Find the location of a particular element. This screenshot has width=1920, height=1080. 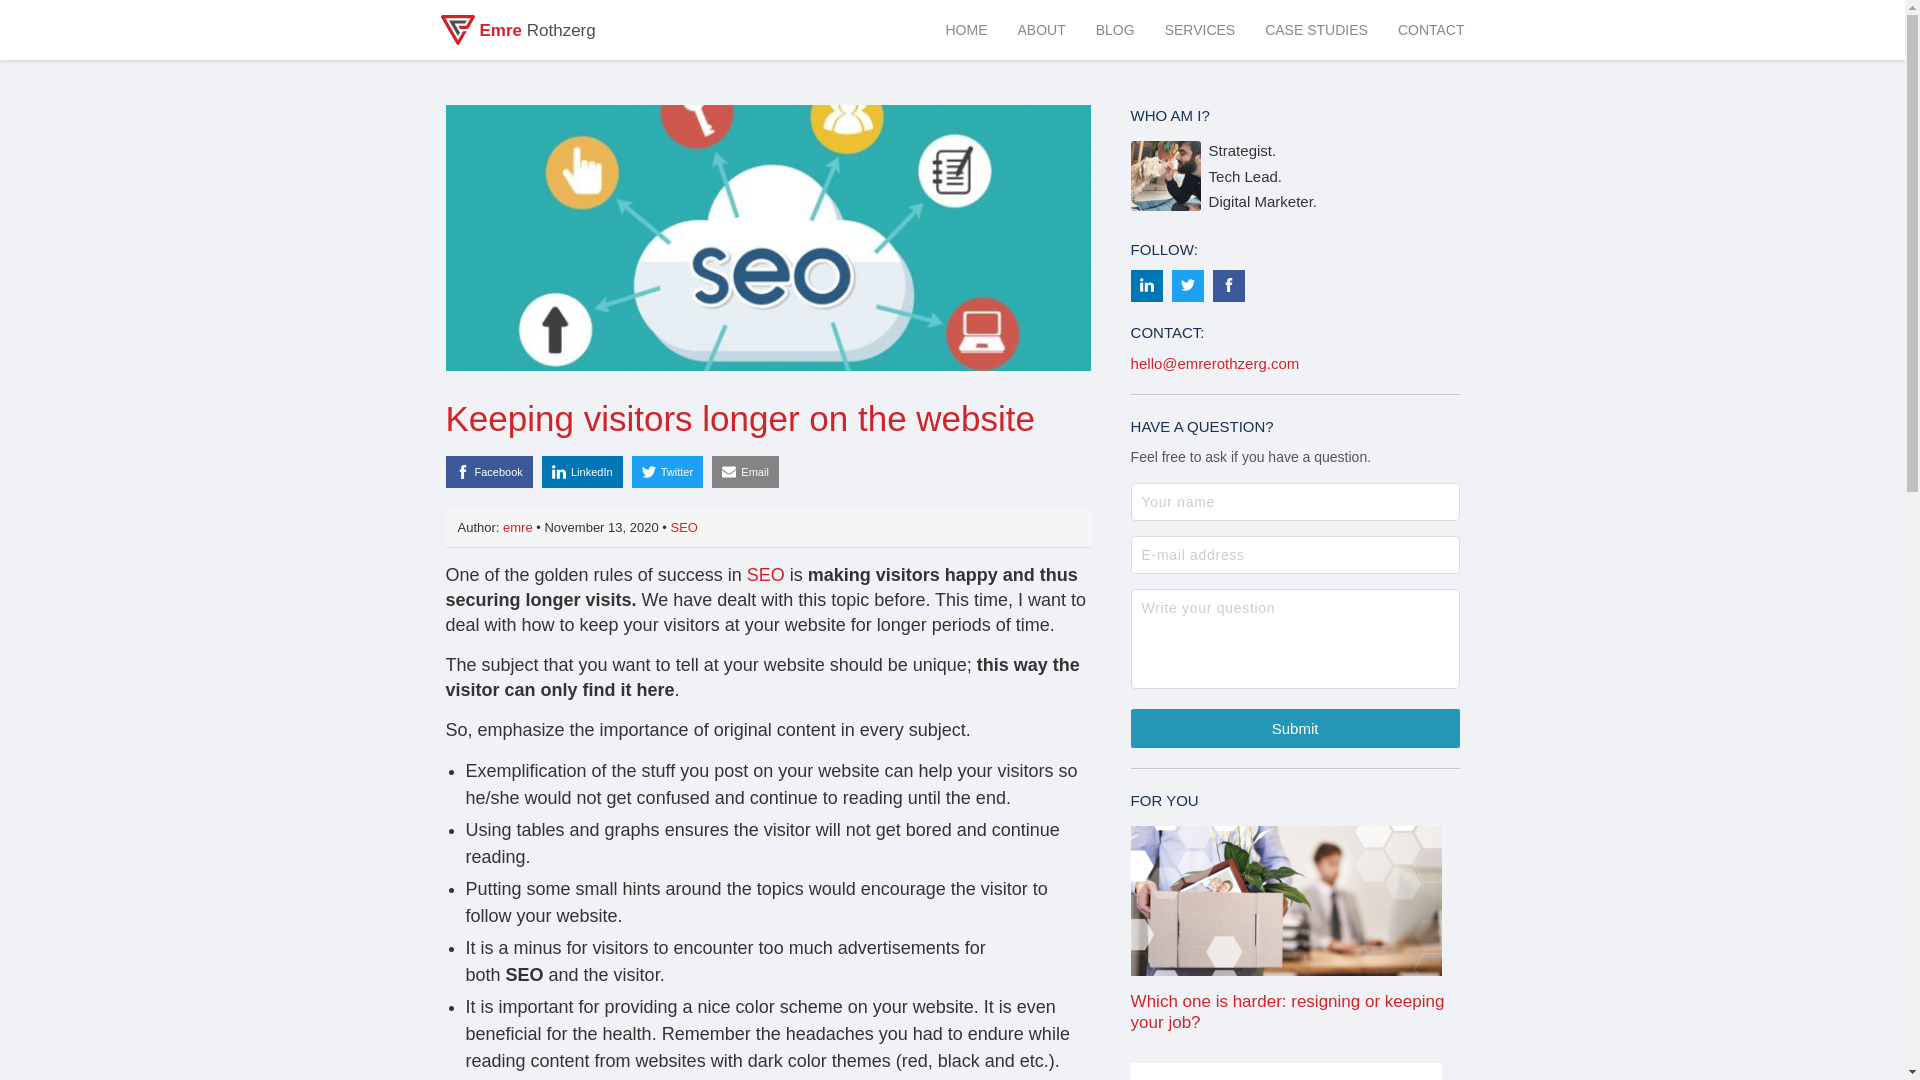

'LinkedIn' is located at coordinates (581, 471).